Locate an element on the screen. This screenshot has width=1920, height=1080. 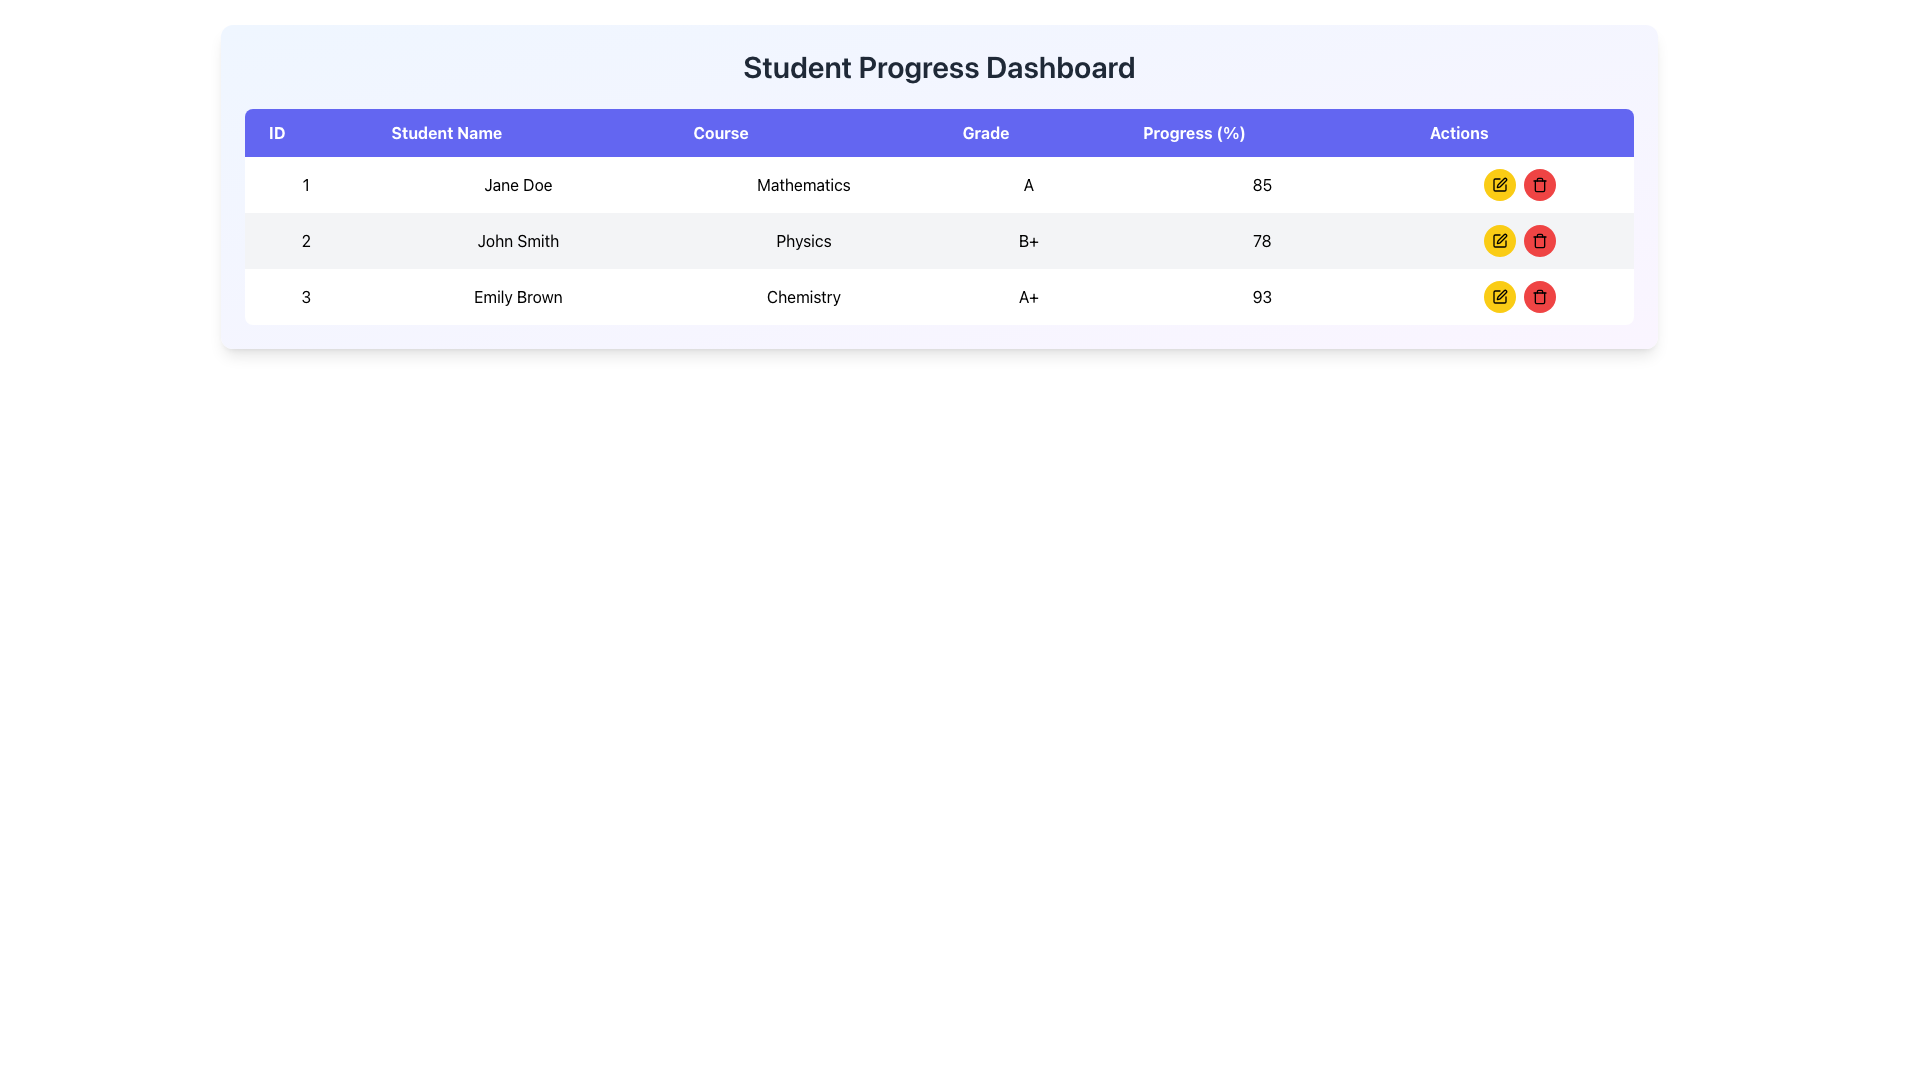
the third row of the data table, which contains fields such as ID, name, subject, grade, progress percentage, and action buttons, immediately following the row for 'John Smith' is located at coordinates (938, 297).